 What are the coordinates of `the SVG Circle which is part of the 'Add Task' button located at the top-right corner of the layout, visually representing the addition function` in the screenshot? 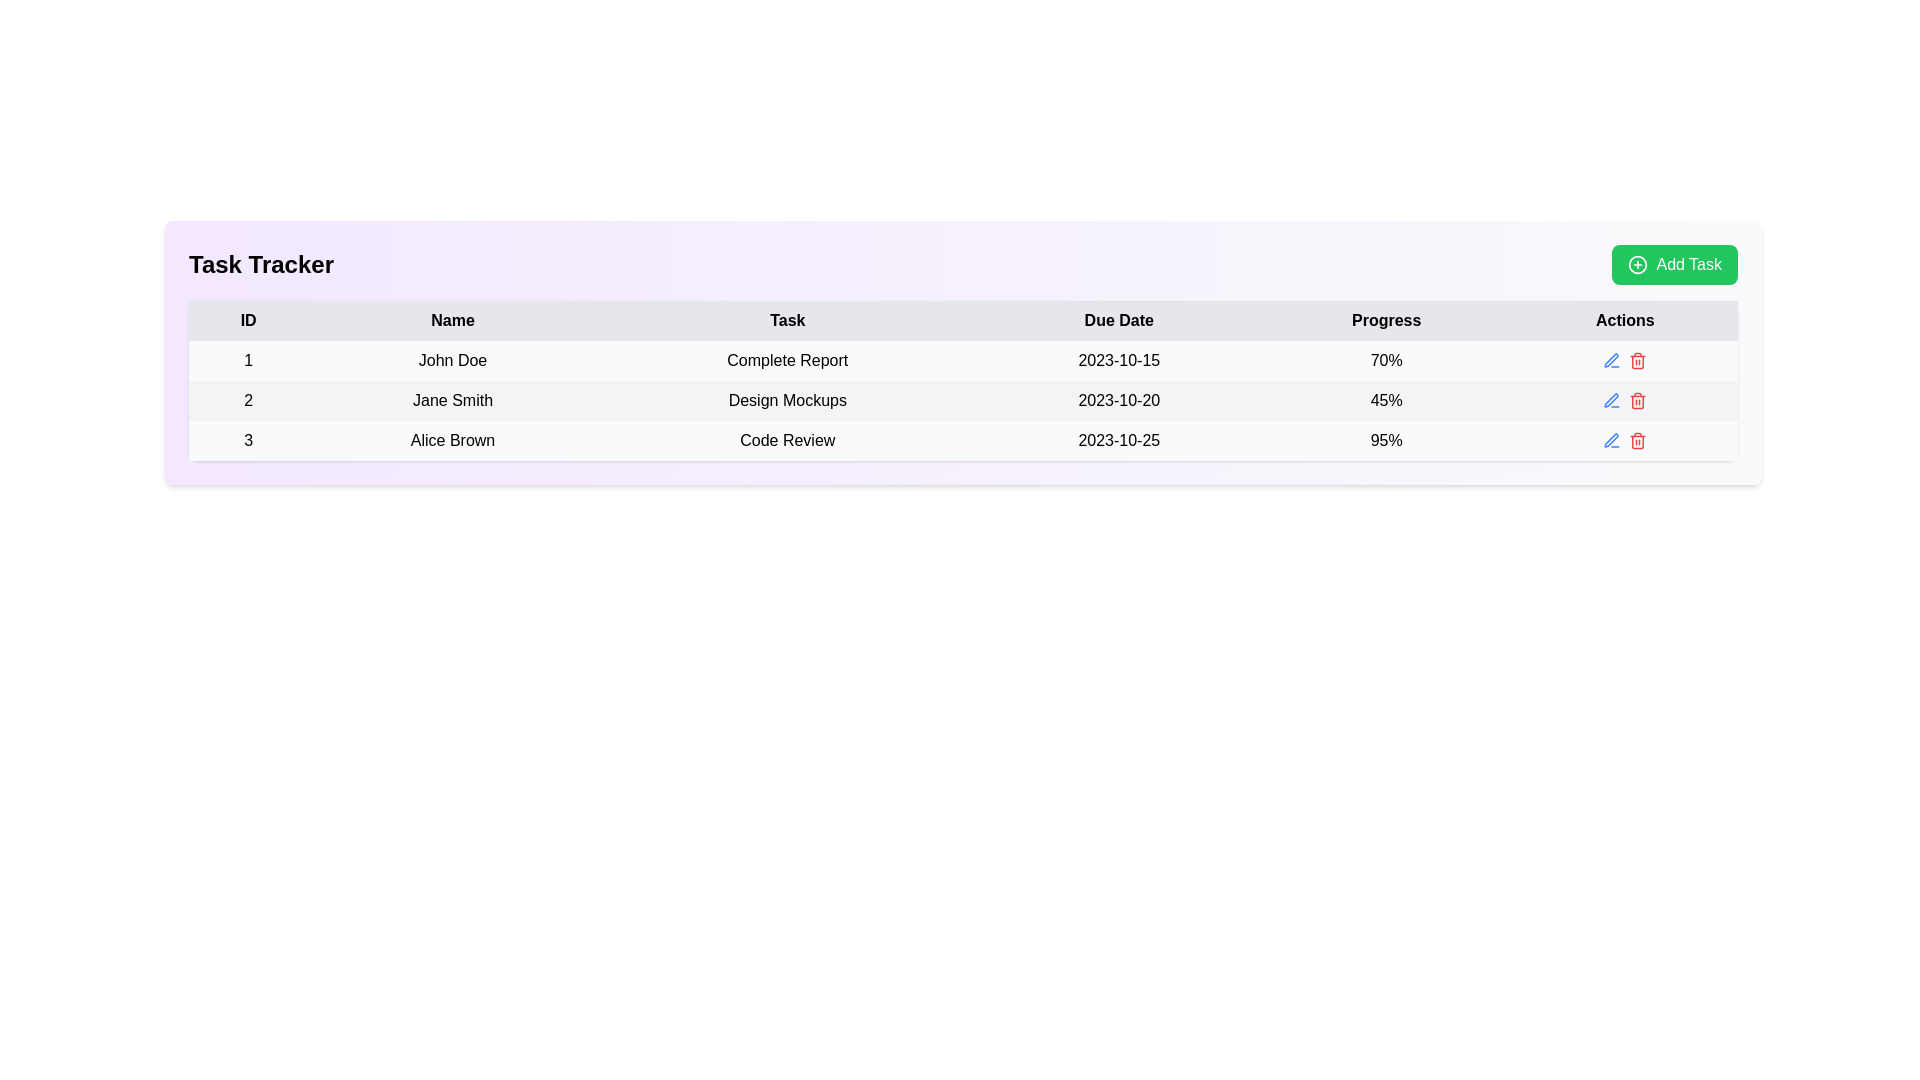 It's located at (1638, 264).